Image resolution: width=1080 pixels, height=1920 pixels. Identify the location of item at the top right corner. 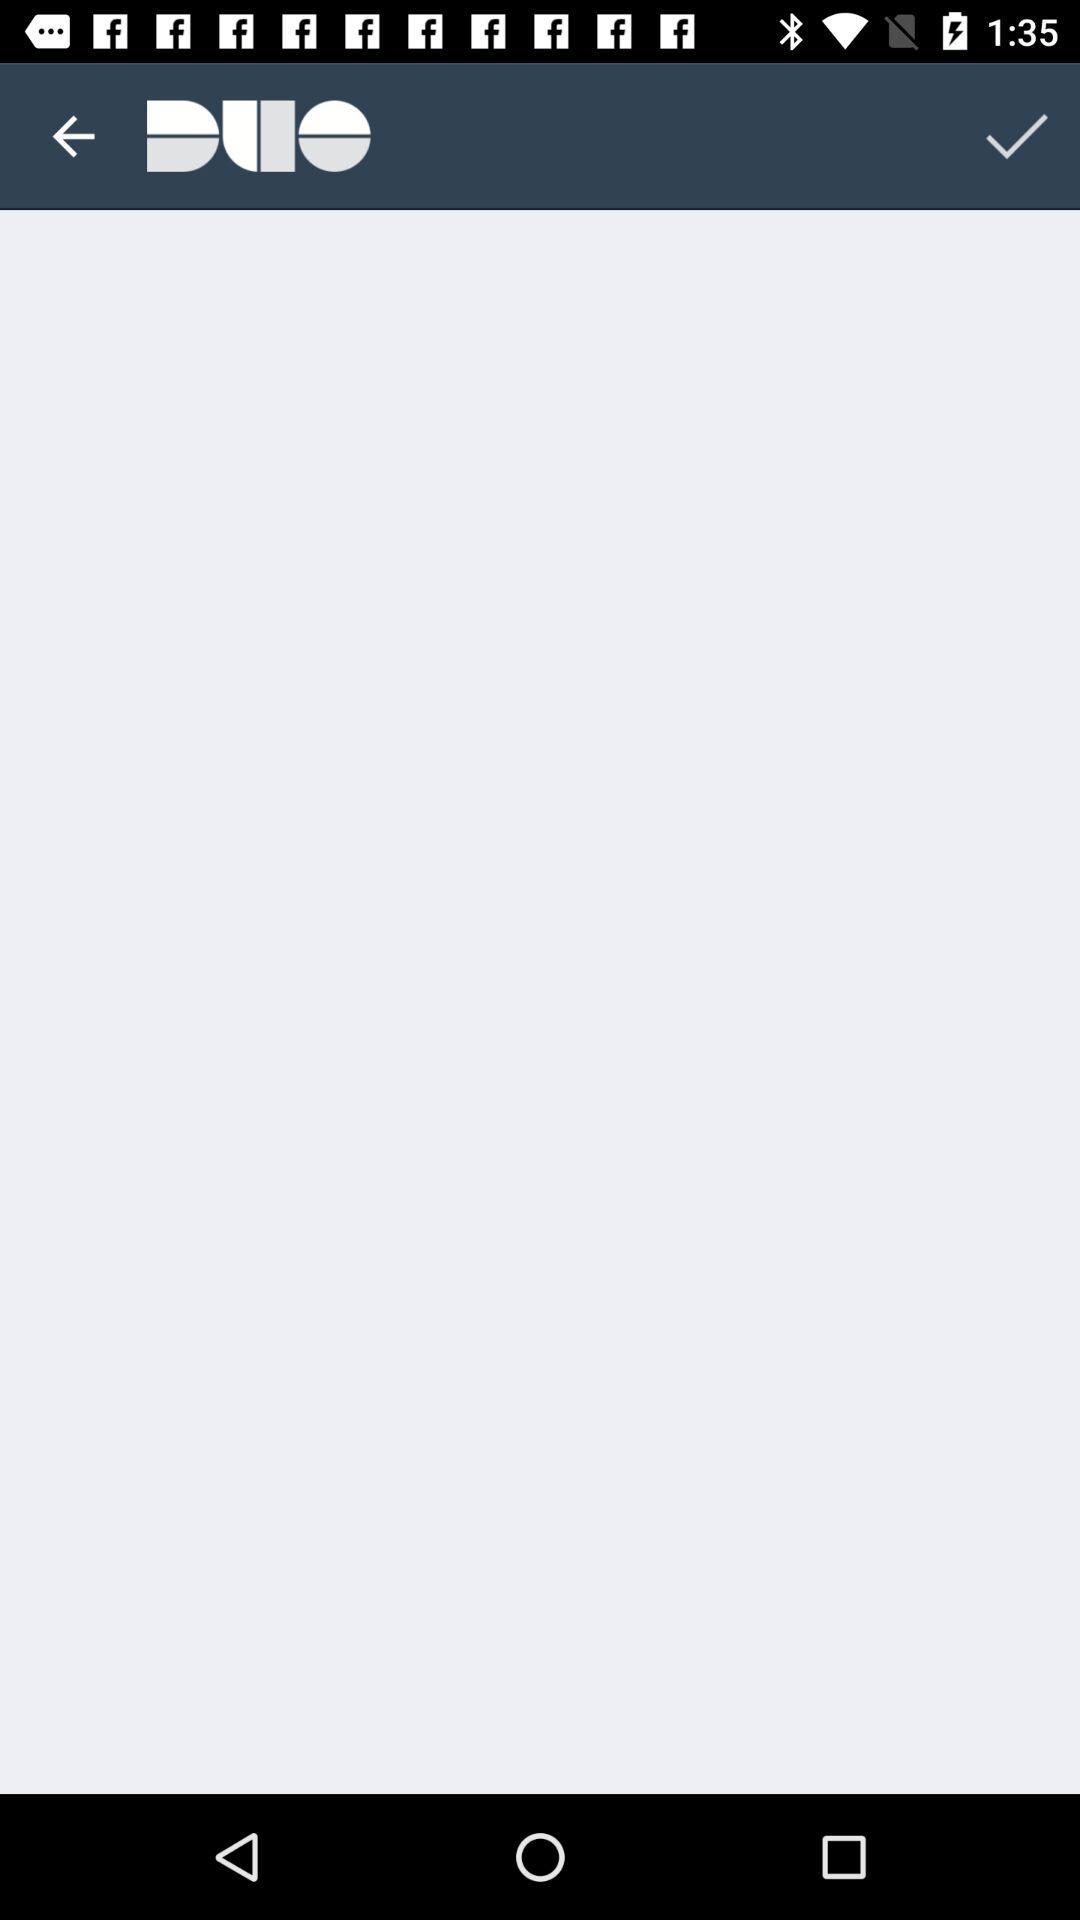
(1017, 135).